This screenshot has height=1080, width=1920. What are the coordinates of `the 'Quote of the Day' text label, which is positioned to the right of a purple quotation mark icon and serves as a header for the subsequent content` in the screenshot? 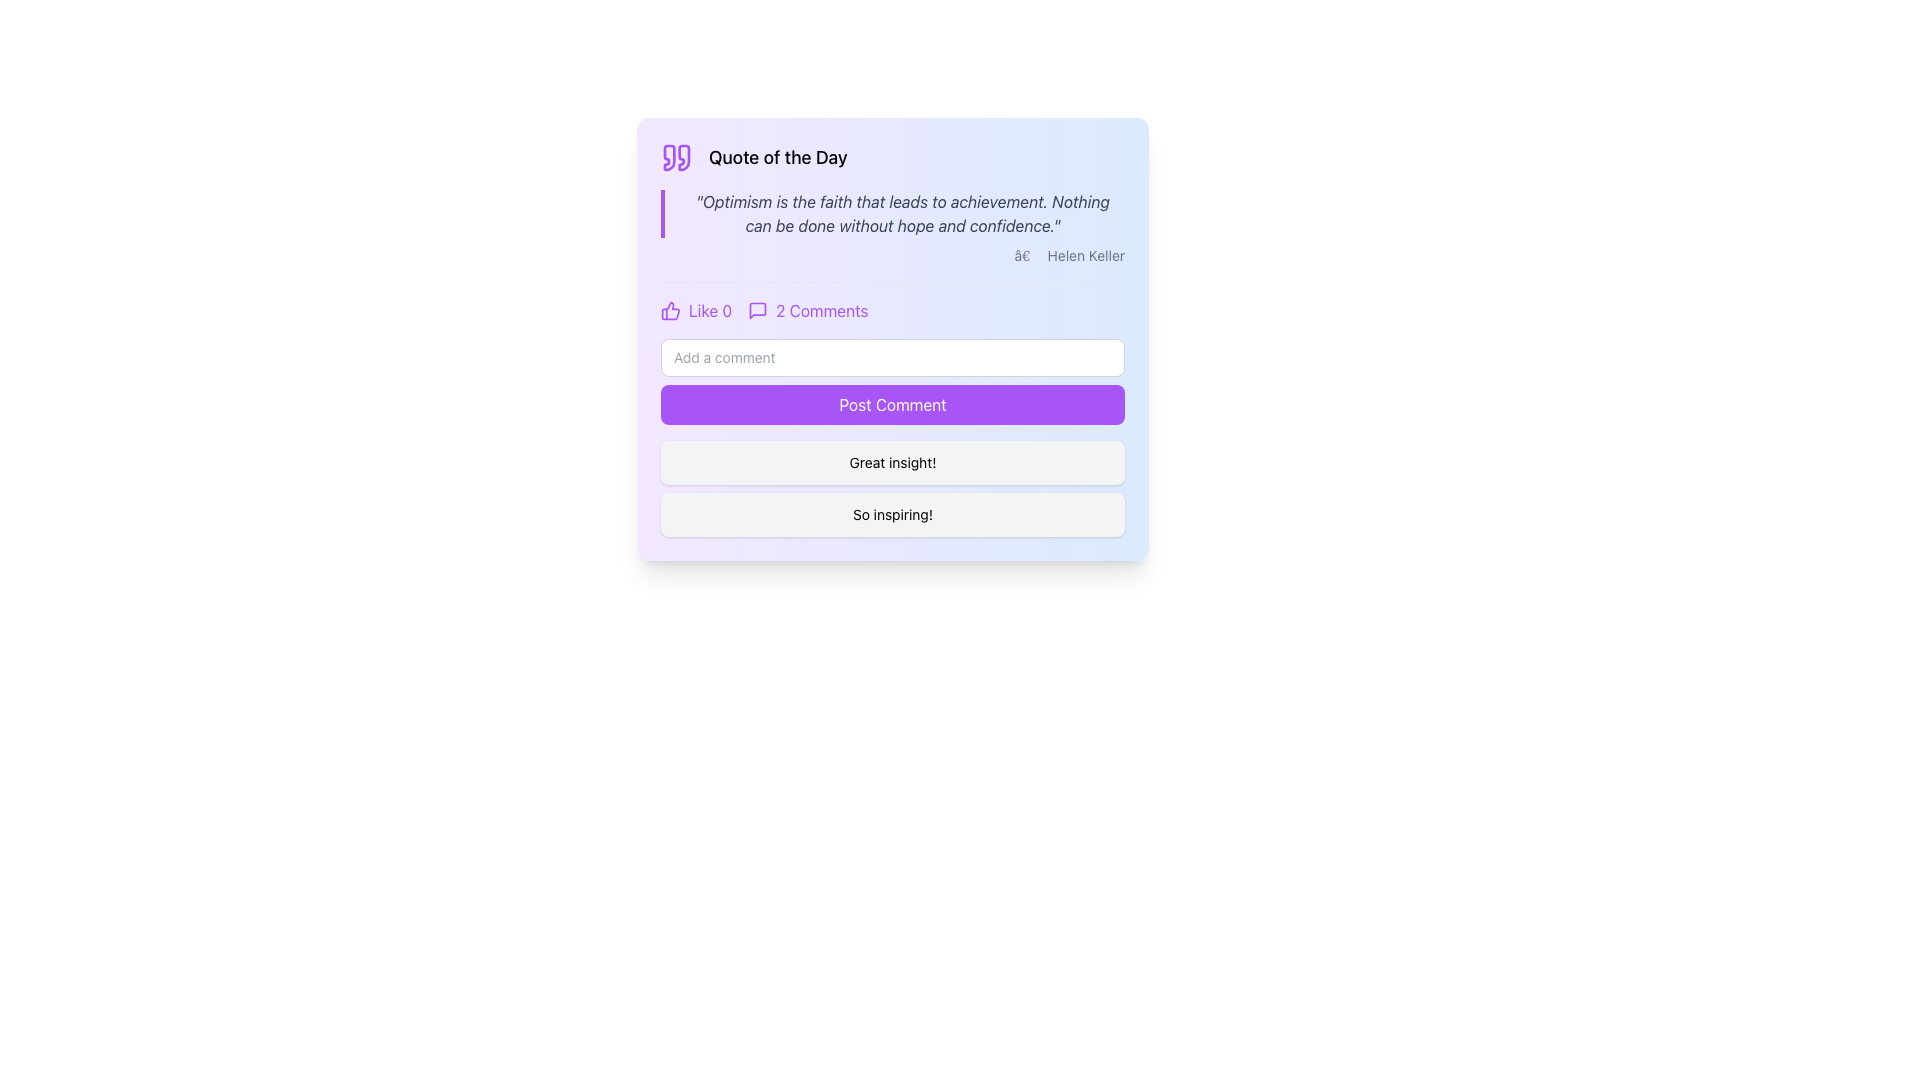 It's located at (777, 157).